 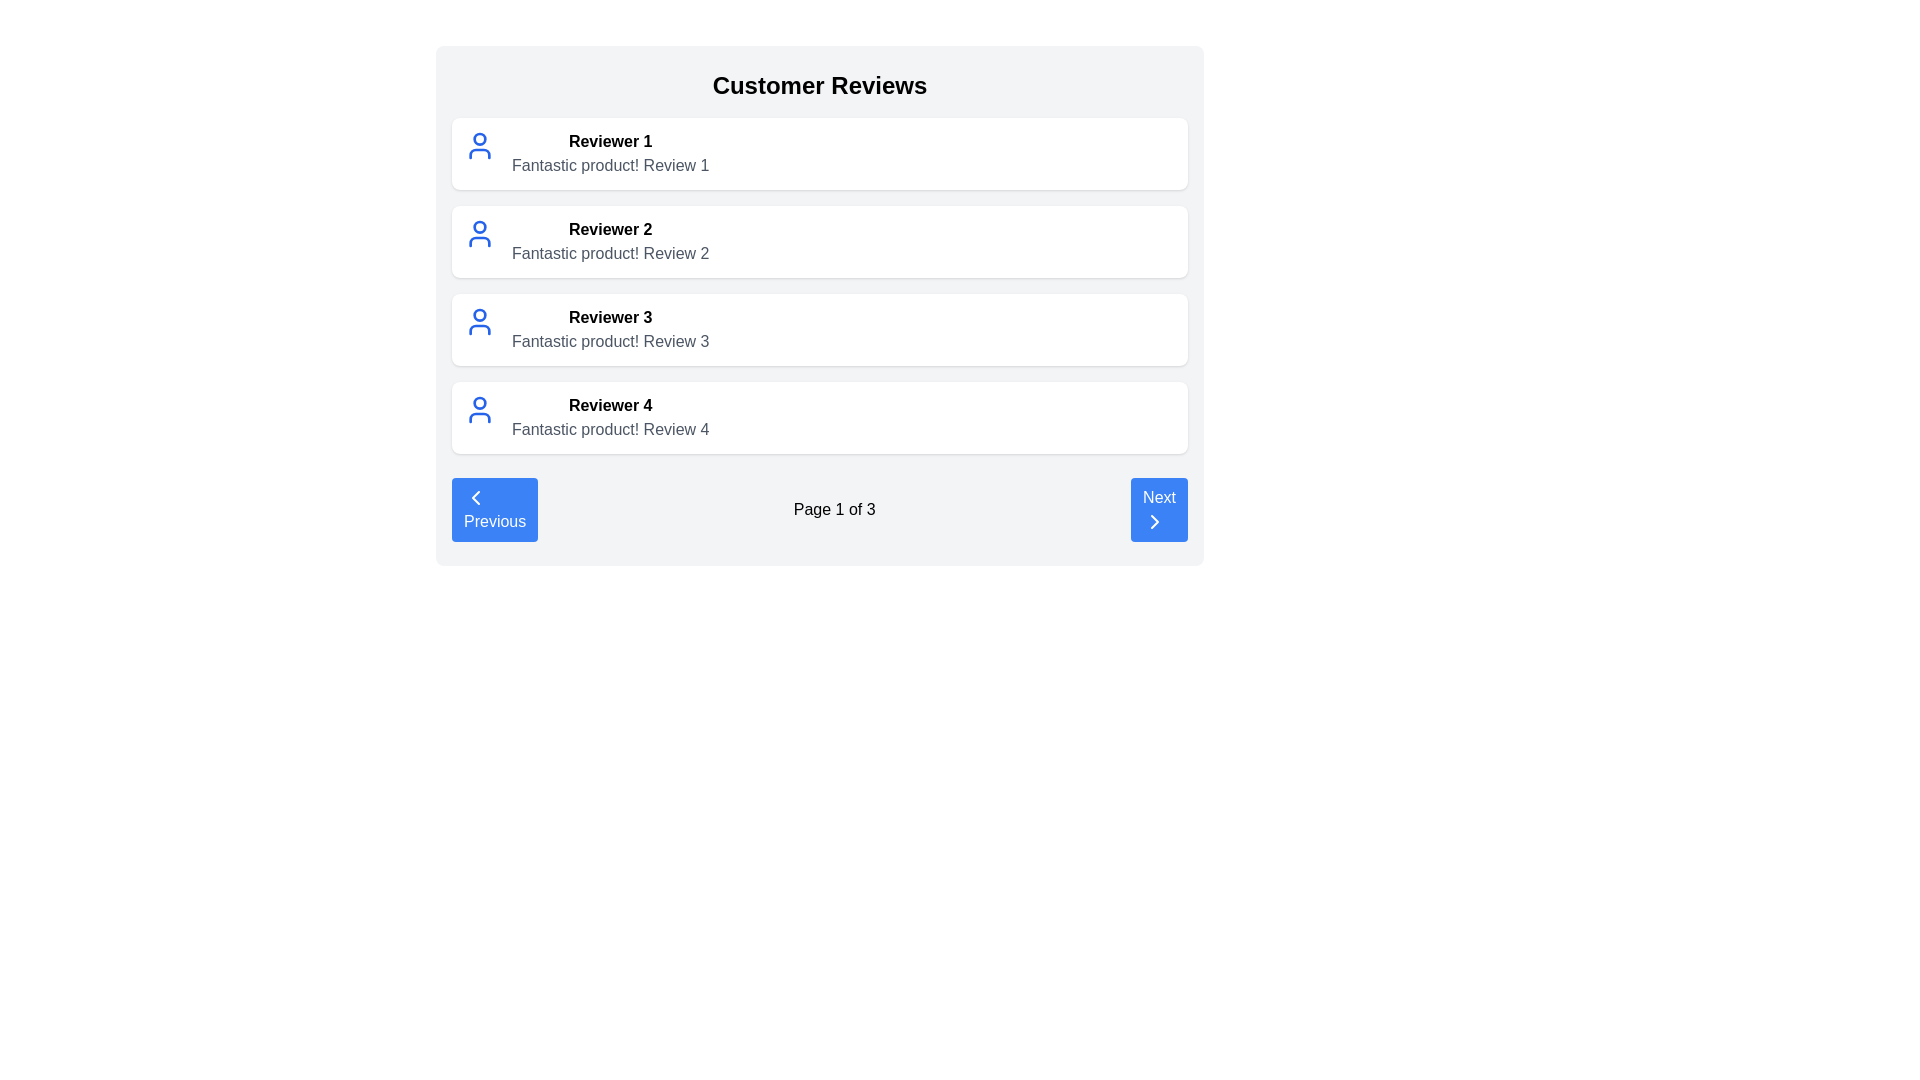 What do you see at coordinates (480, 315) in the screenshot?
I see `the circular graphical element with a blue outline and white fill, located within the user profile icon to the left of the 'Reviewer 3' list item` at bounding box center [480, 315].